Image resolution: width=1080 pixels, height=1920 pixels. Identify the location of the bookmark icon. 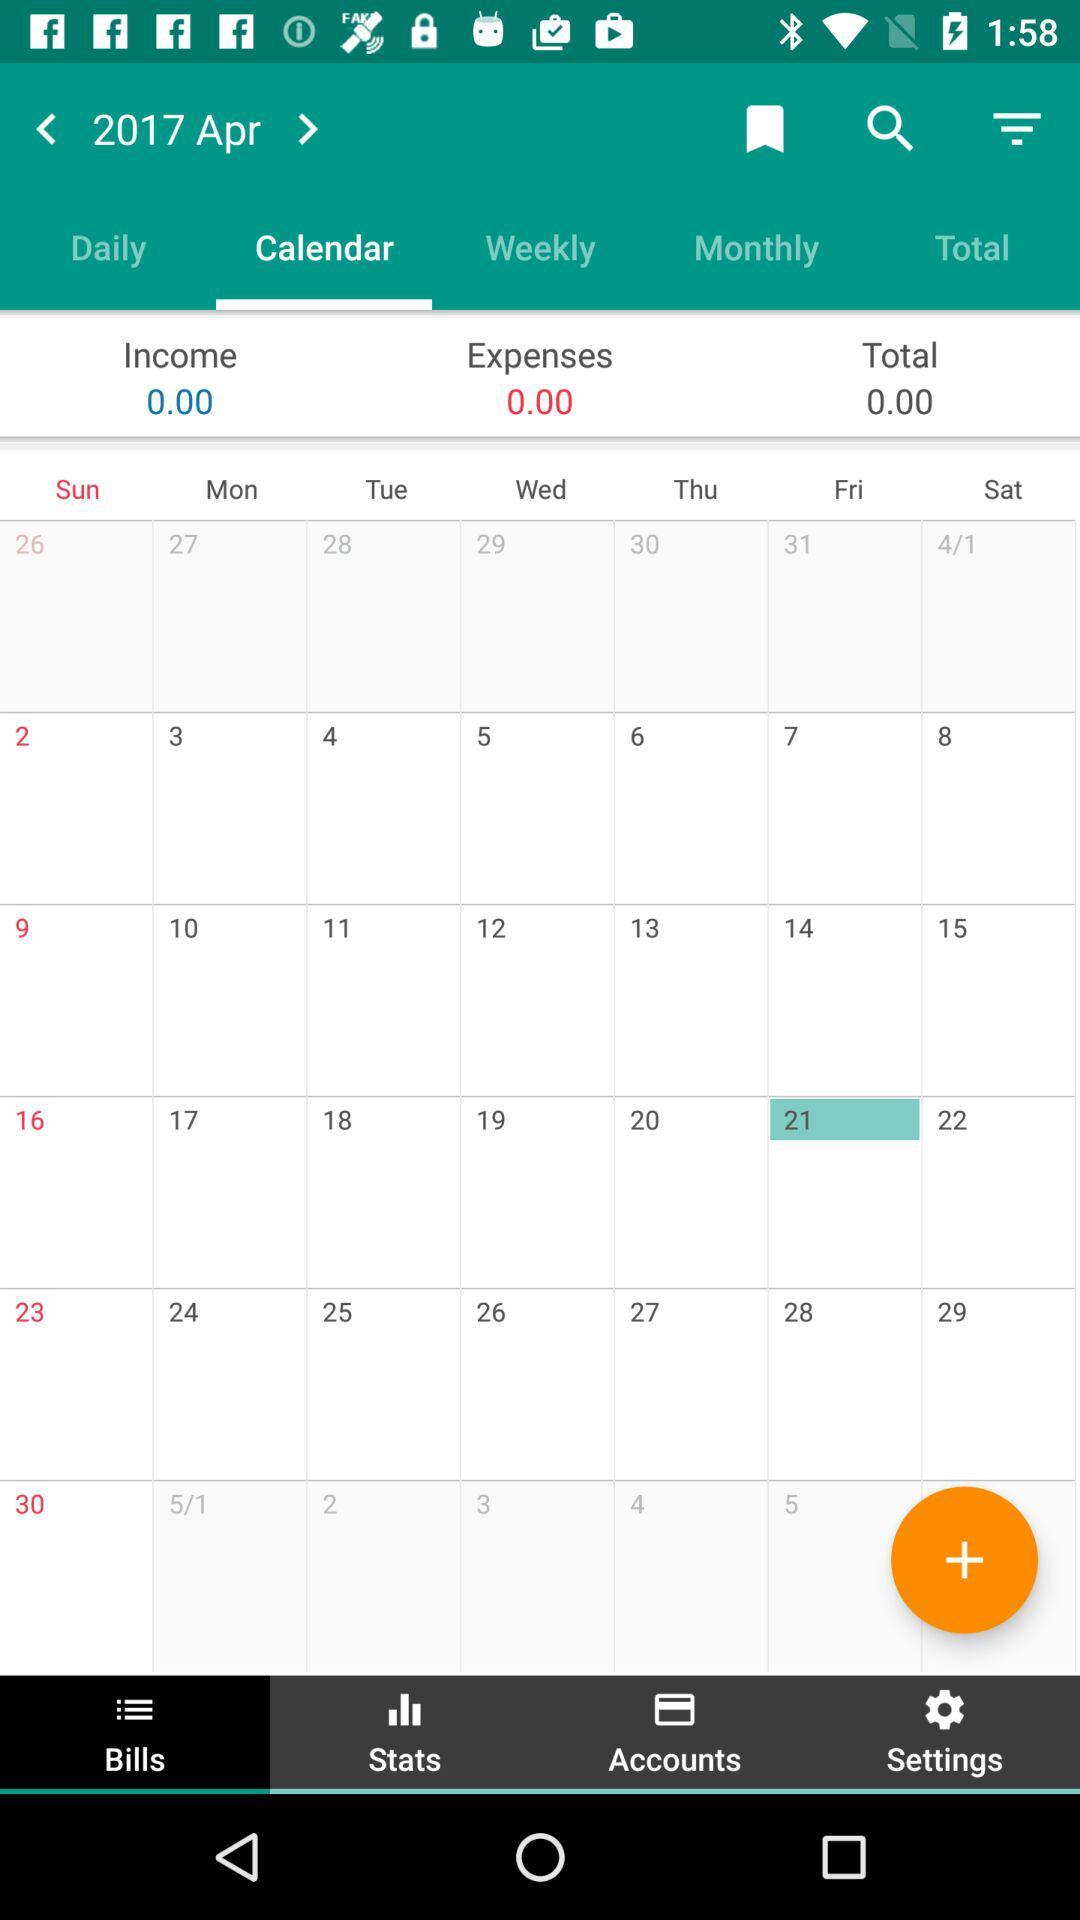
(764, 127).